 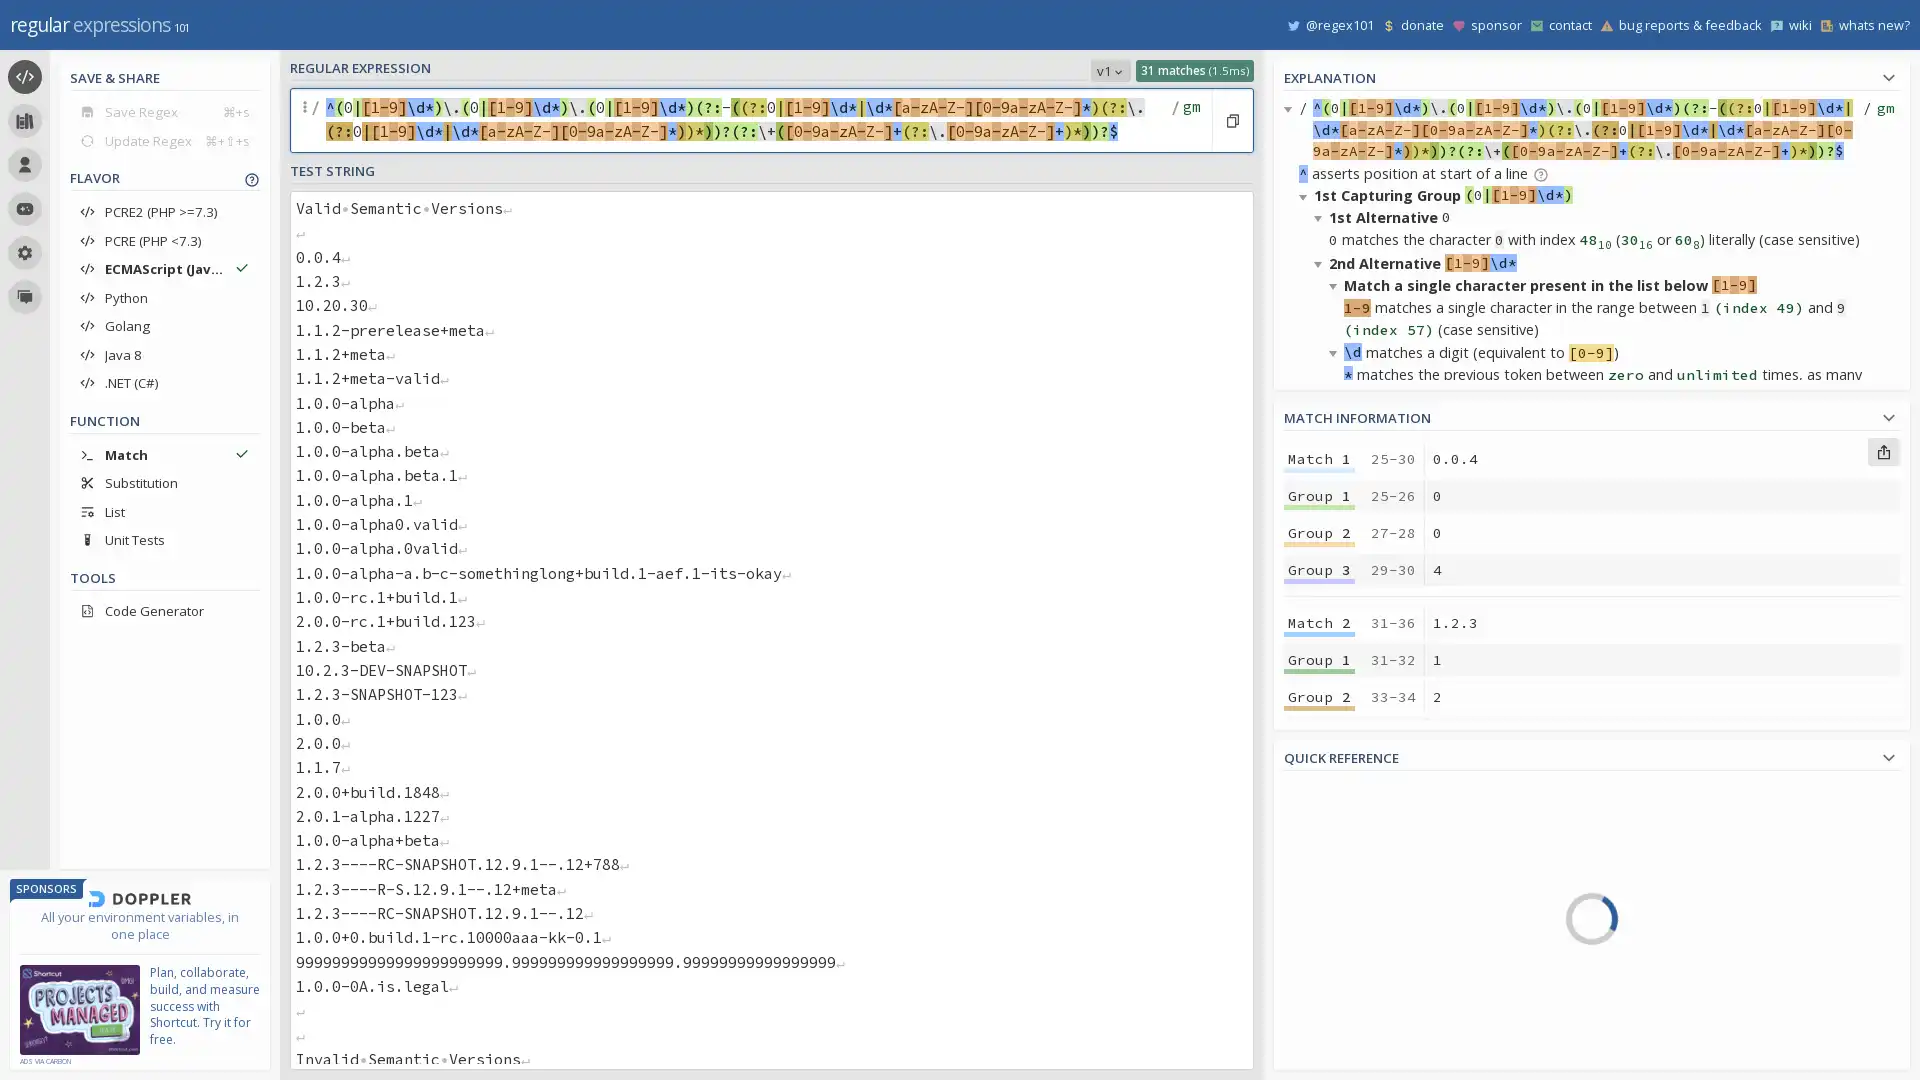 What do you see at coordinates (1336, 350) in the screenshot?
I see `Collapse Subtree` at bounding box center [1336, 350].